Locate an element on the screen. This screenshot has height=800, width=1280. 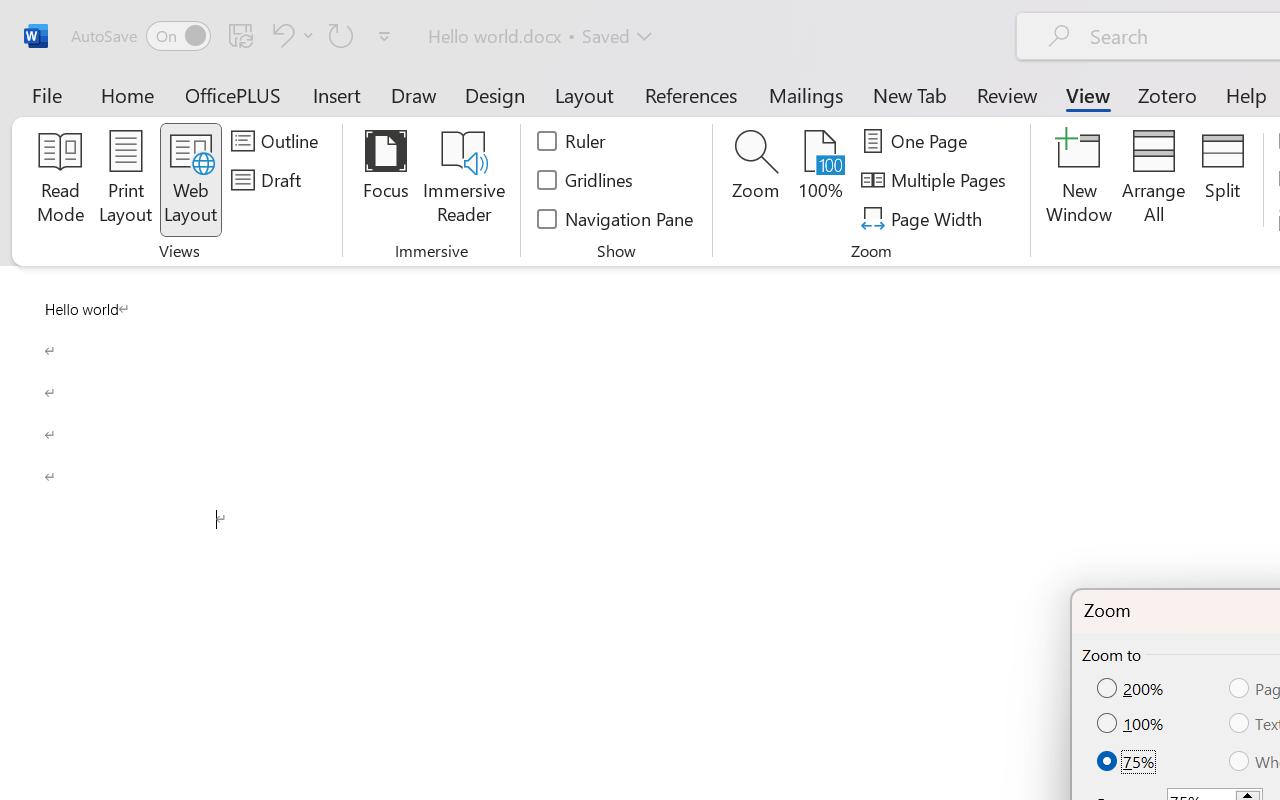
'Immersive Reader' is located at coordinates (463, 179).